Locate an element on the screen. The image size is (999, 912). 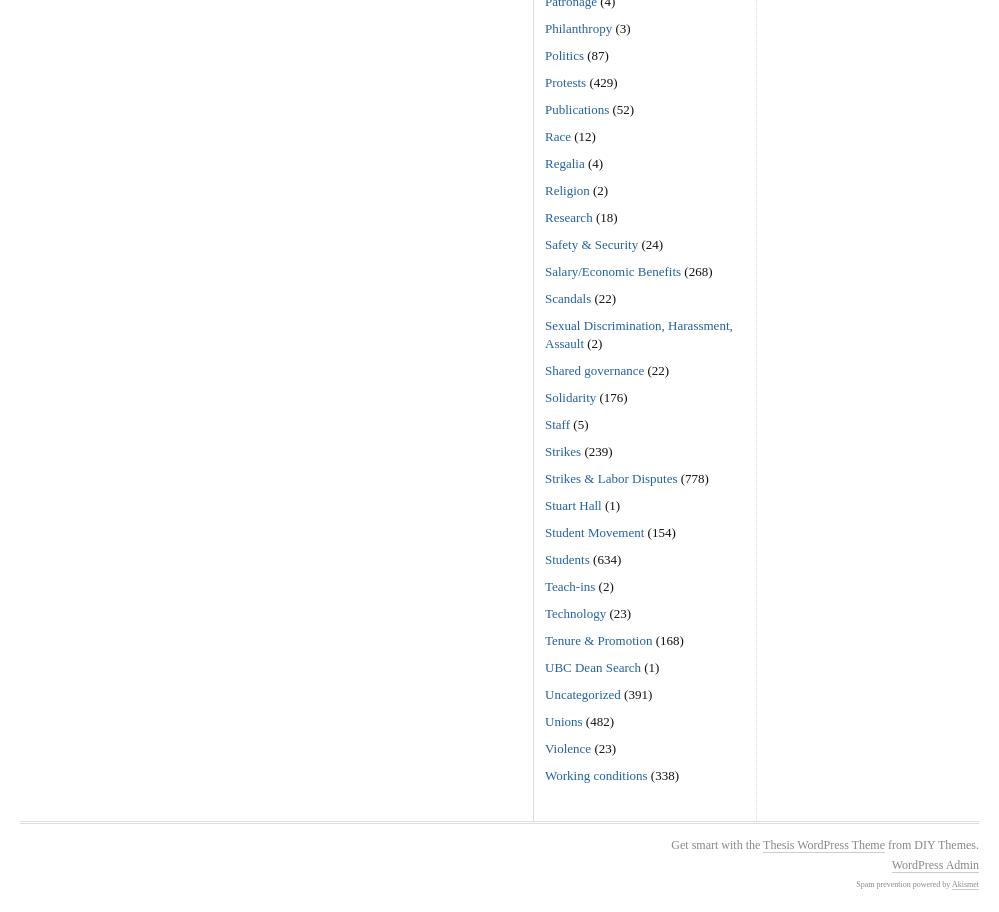
'Uncategorized' is located at coordinates (582, 693).